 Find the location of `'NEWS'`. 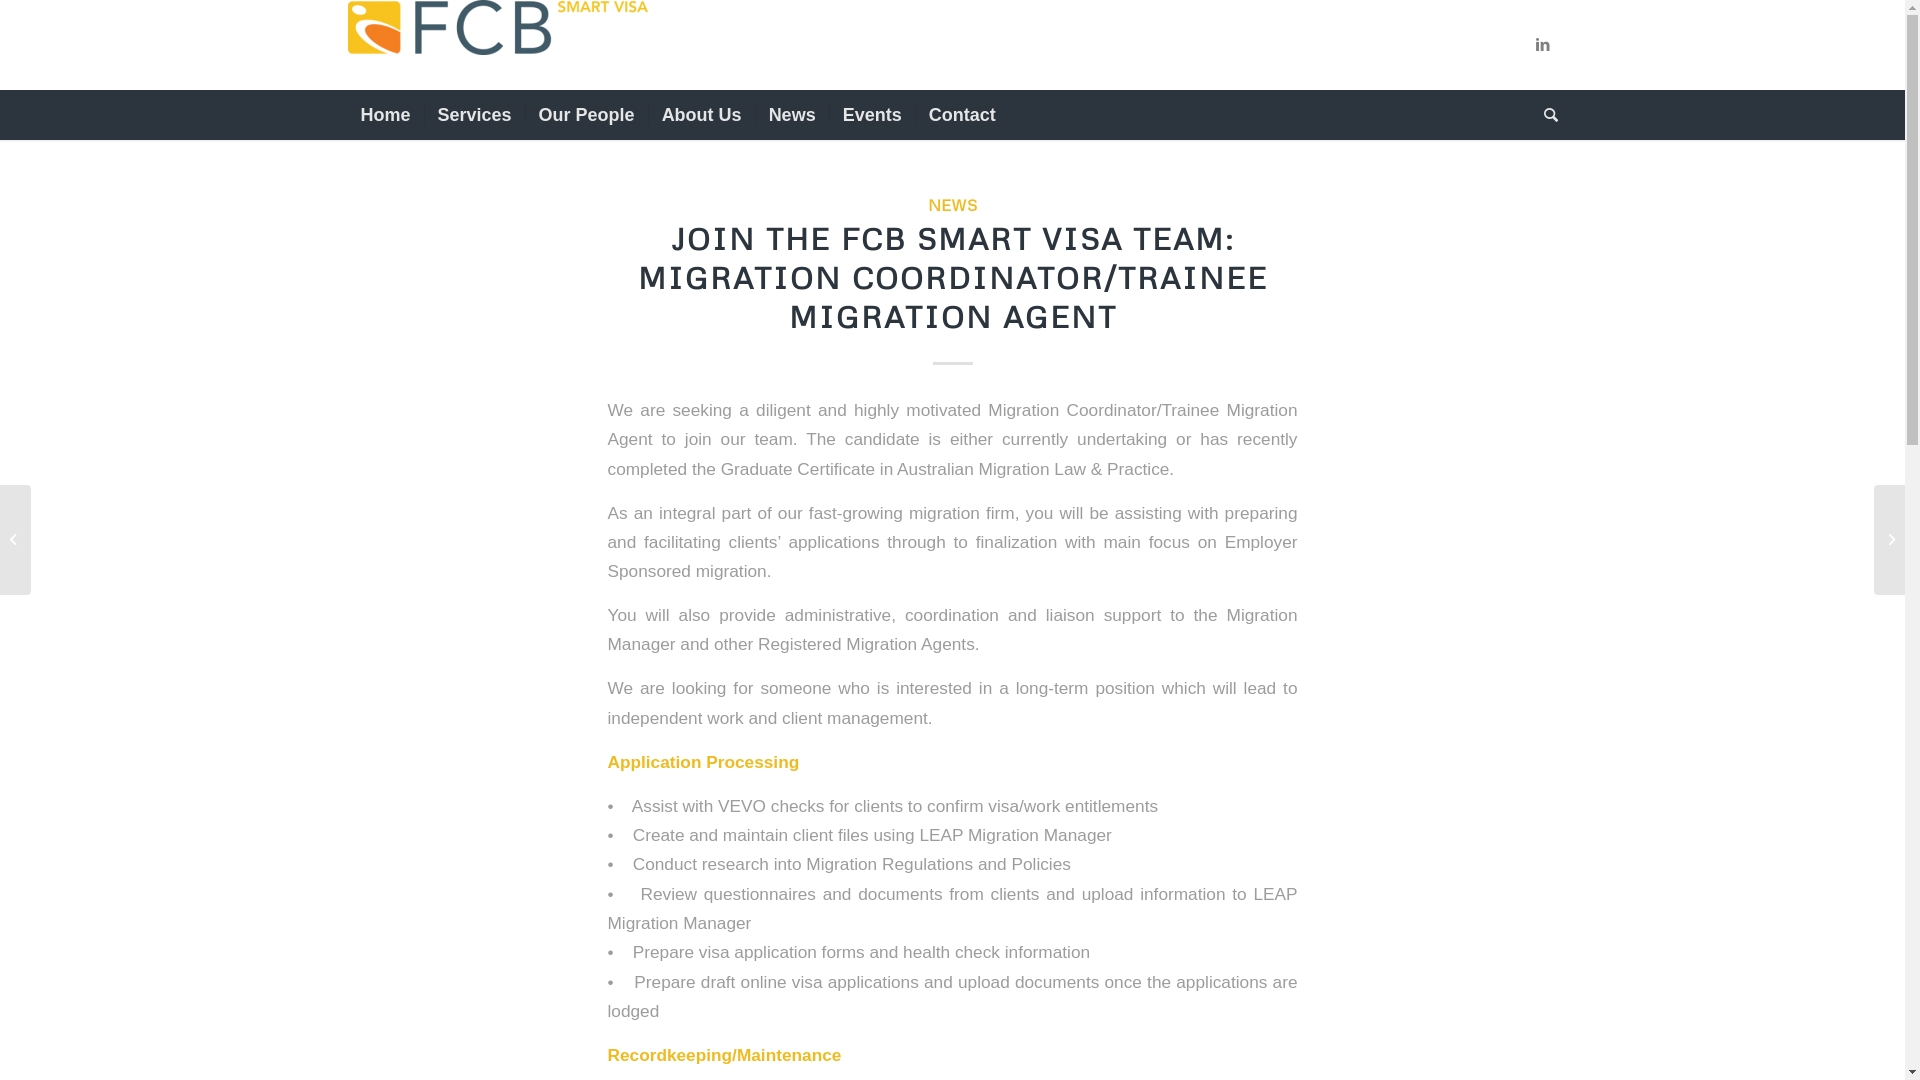

'NEWS' is located at coordinates (951, 204).